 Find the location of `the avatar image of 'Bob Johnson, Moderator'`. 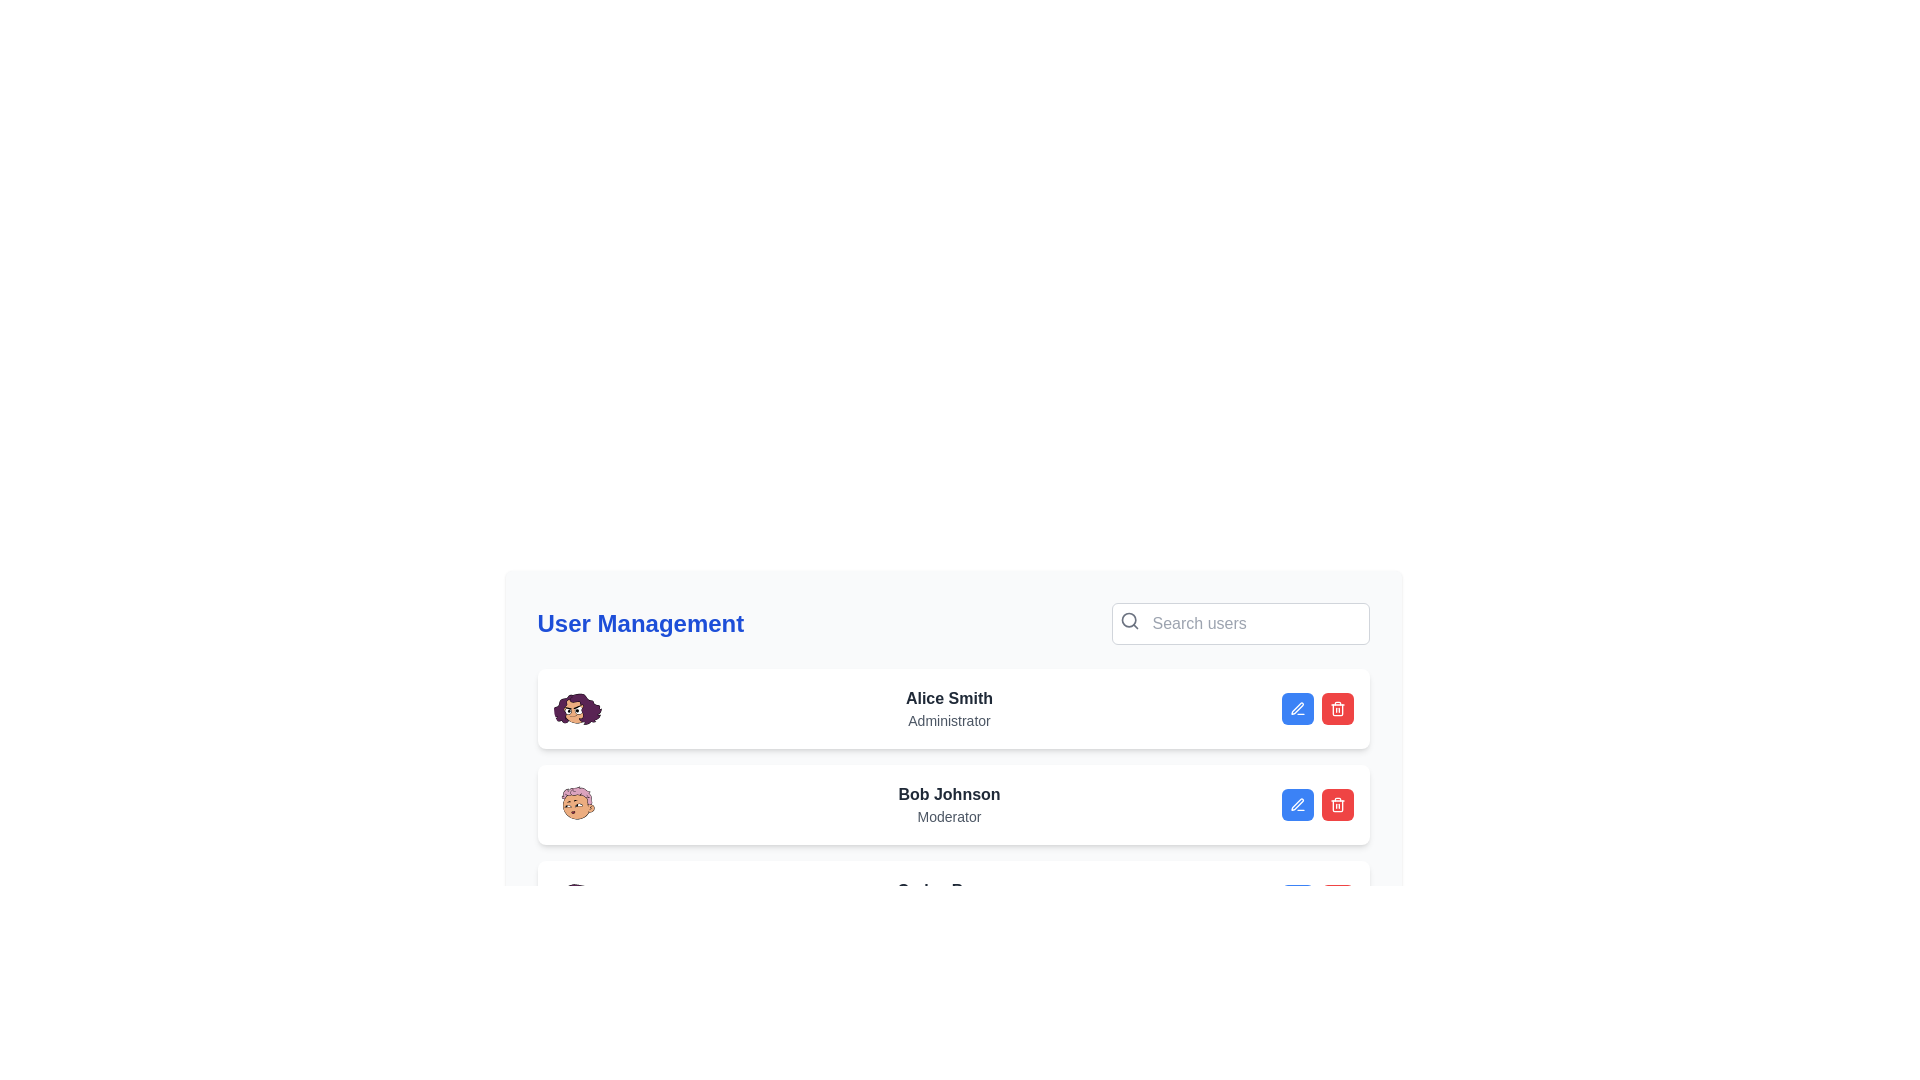

the avatar image of 'Bob Johnson, Moderator' is located at coordinates (576, 804).